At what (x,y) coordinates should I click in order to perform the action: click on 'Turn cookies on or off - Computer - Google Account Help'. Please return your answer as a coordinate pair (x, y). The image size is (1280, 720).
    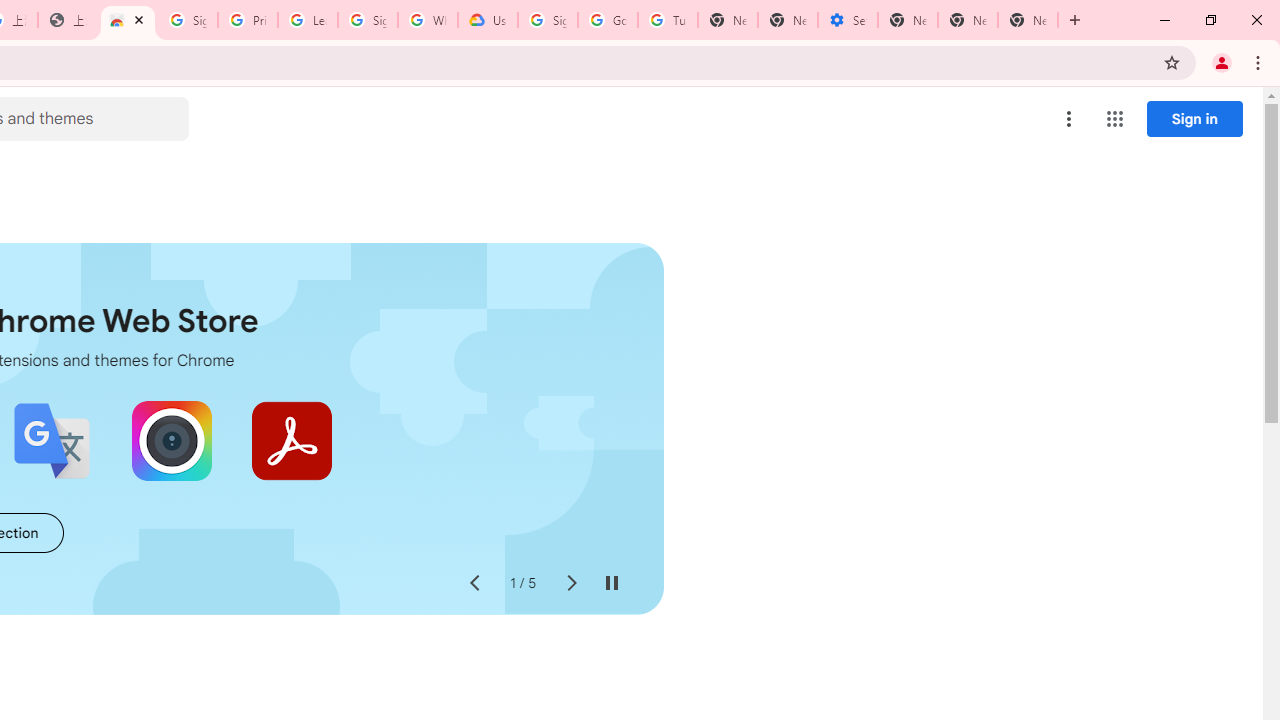
    Looking at the image, I should click on (667, 20).